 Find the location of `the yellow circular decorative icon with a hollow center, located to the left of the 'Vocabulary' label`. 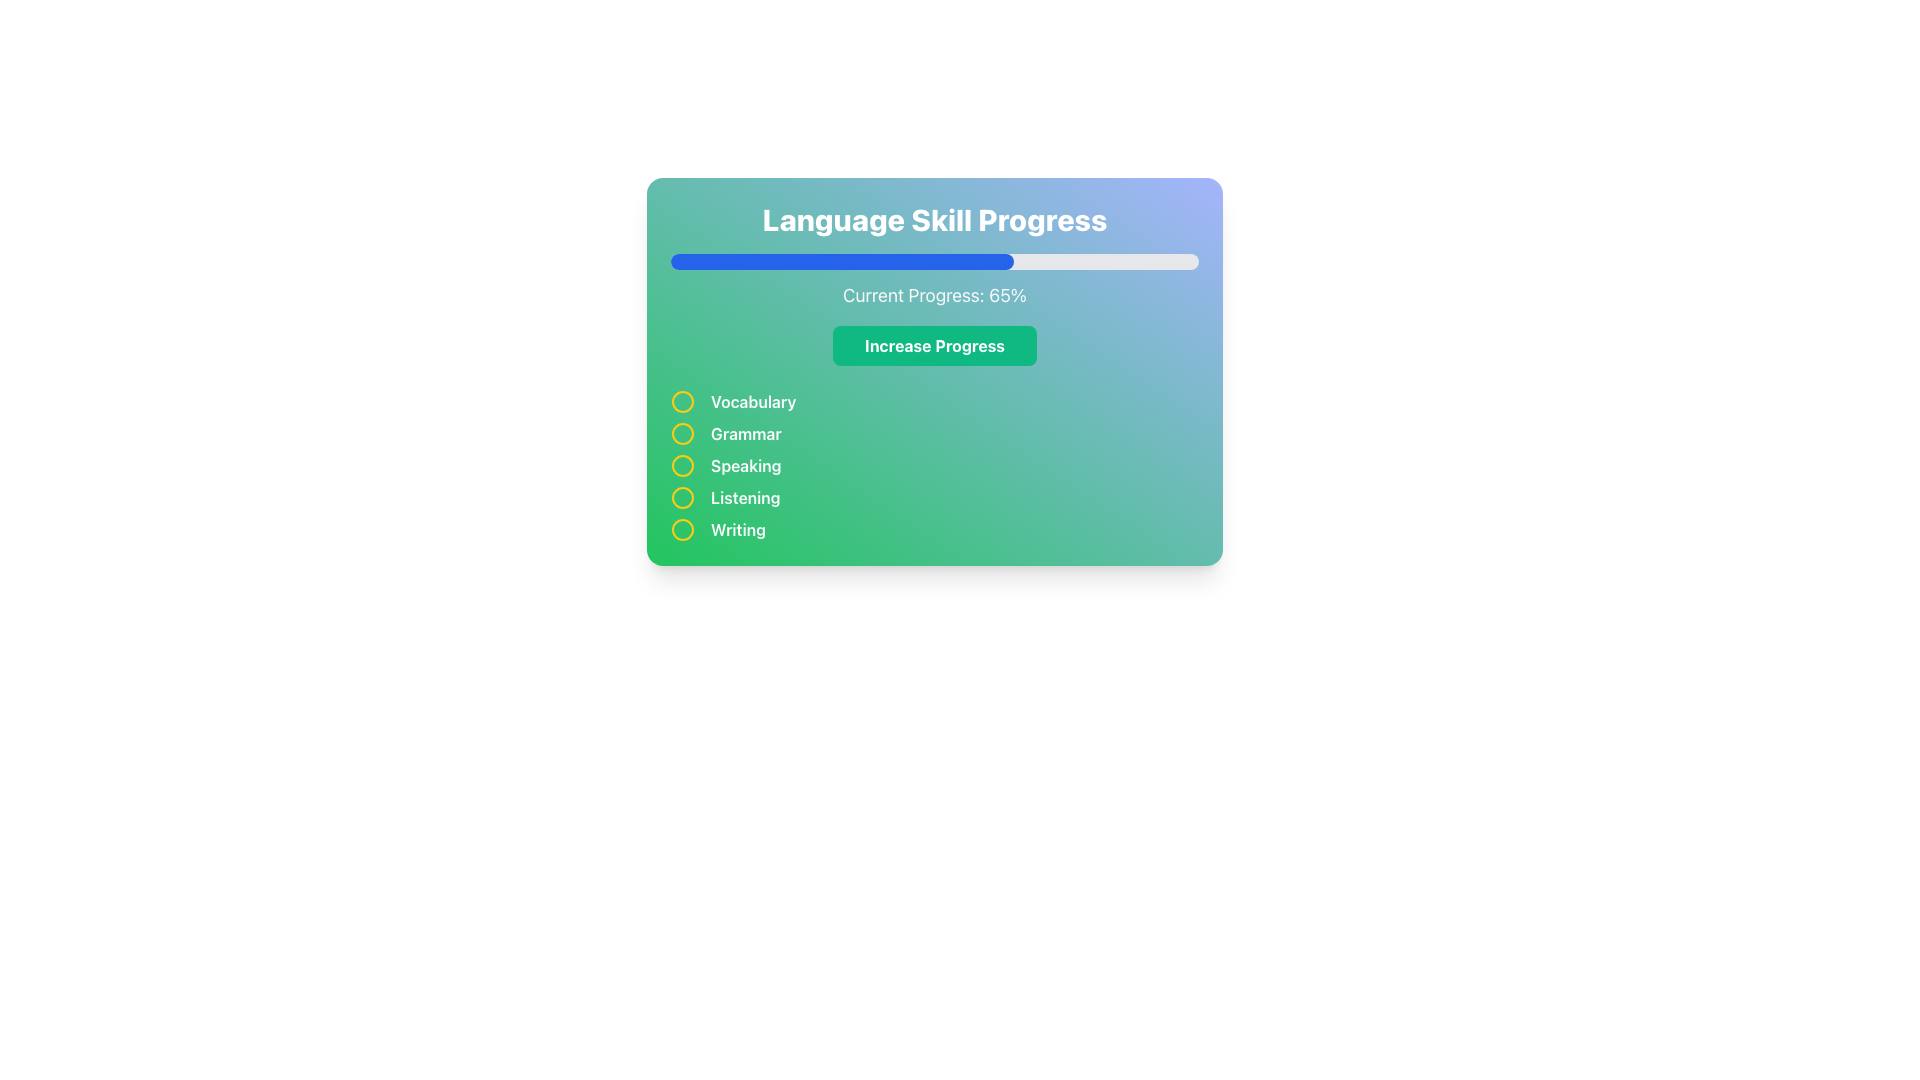

the yellow circular decorative icon with a hollow center, located to the left of the 'Vocabulary' label is located at coordinates (682, 401).